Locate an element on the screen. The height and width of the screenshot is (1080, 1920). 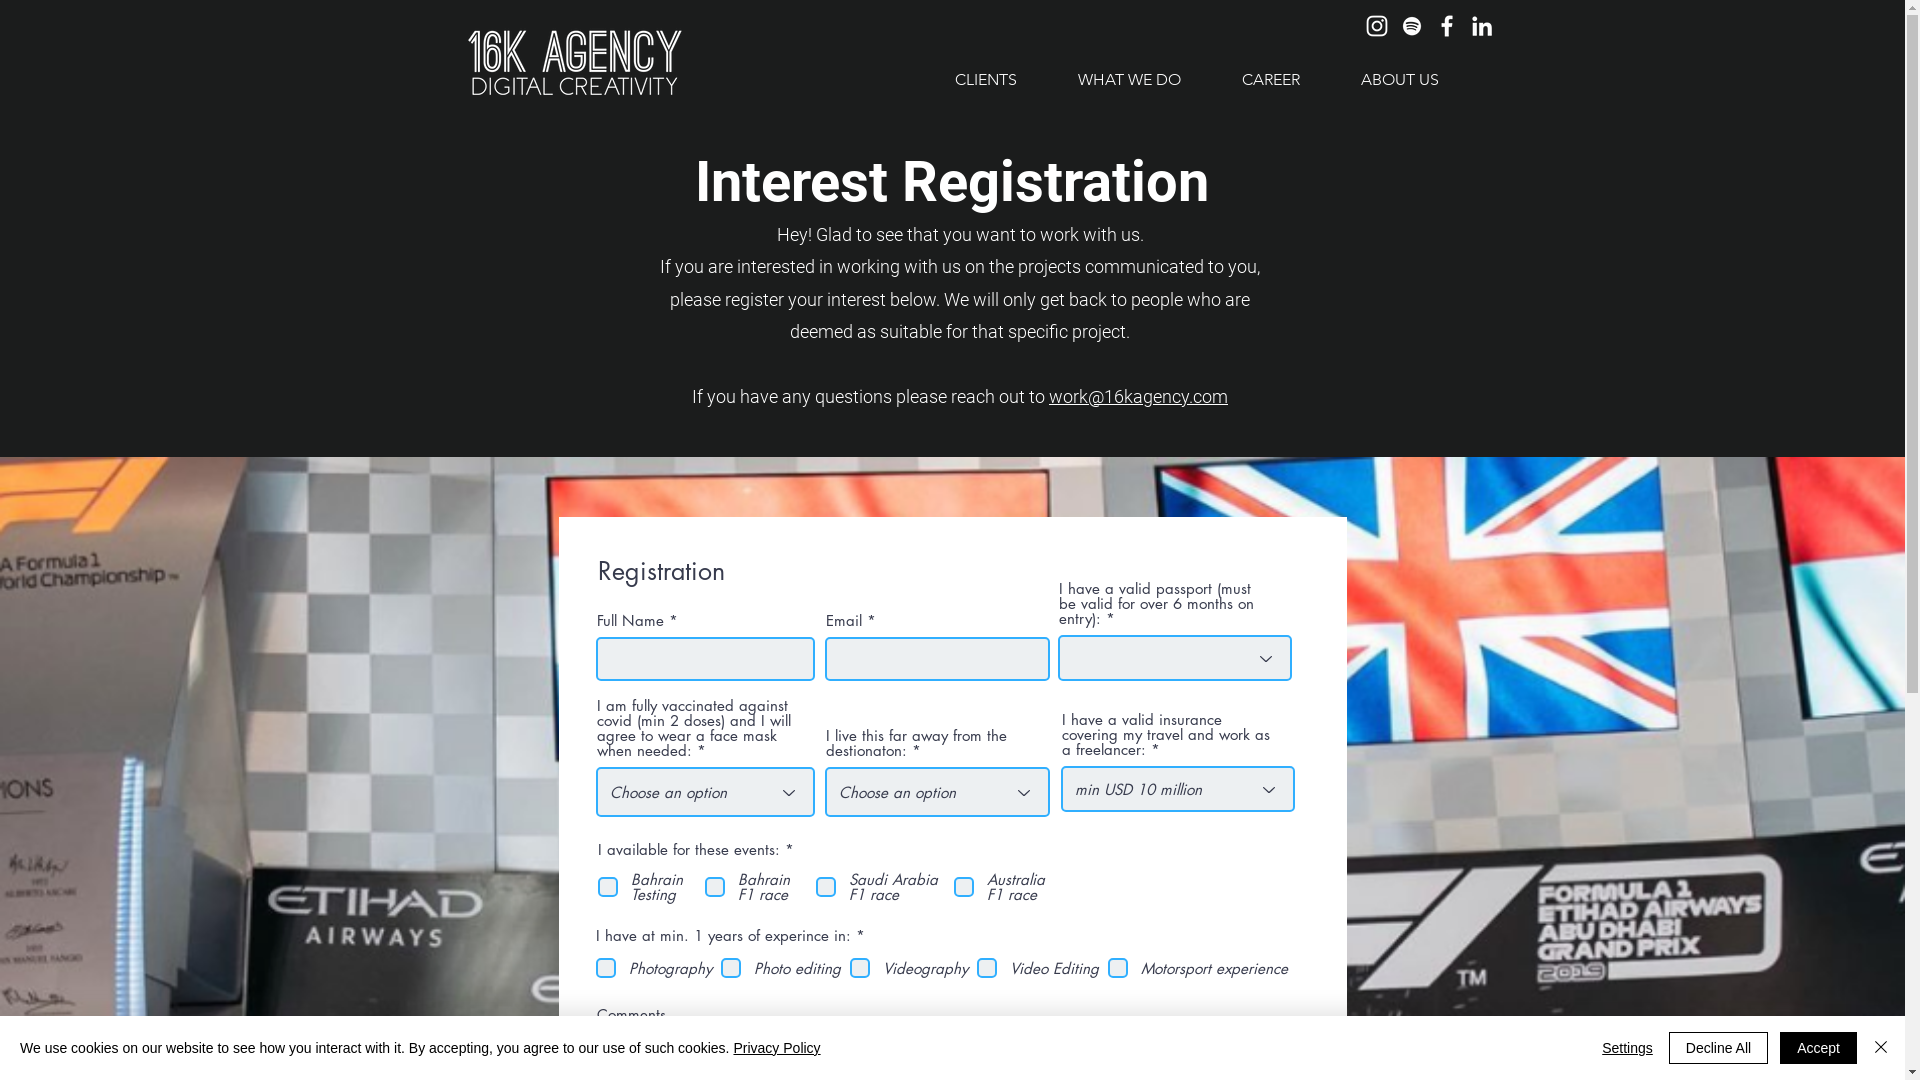
'CAREER' is located at coordinates (1268, 78).